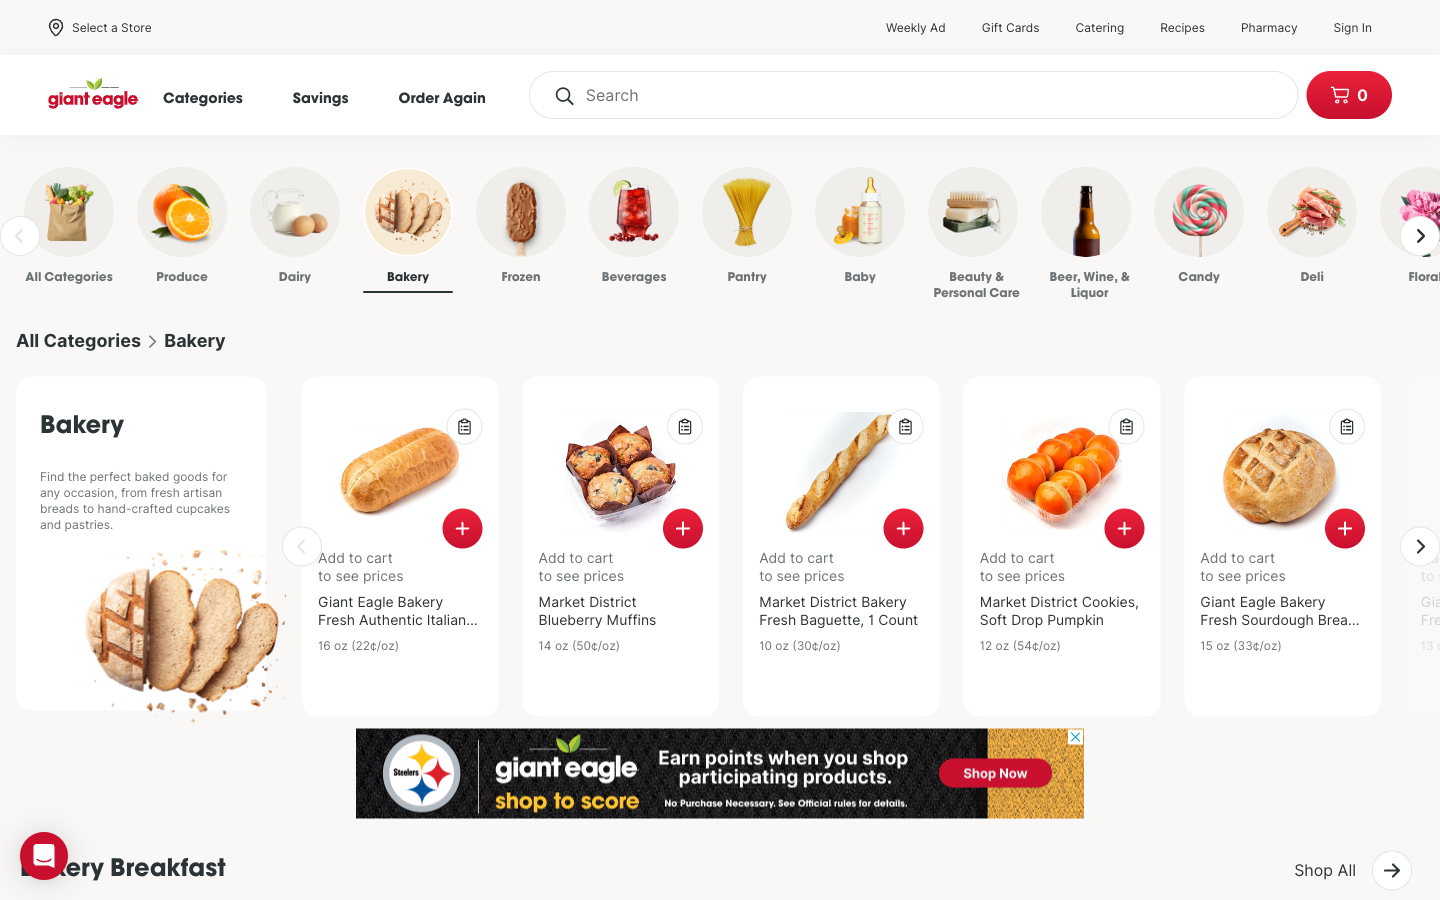  Describe the element at coordinates (1361, 26) in the screenshot. I see `Sign into my user profile` at that location.